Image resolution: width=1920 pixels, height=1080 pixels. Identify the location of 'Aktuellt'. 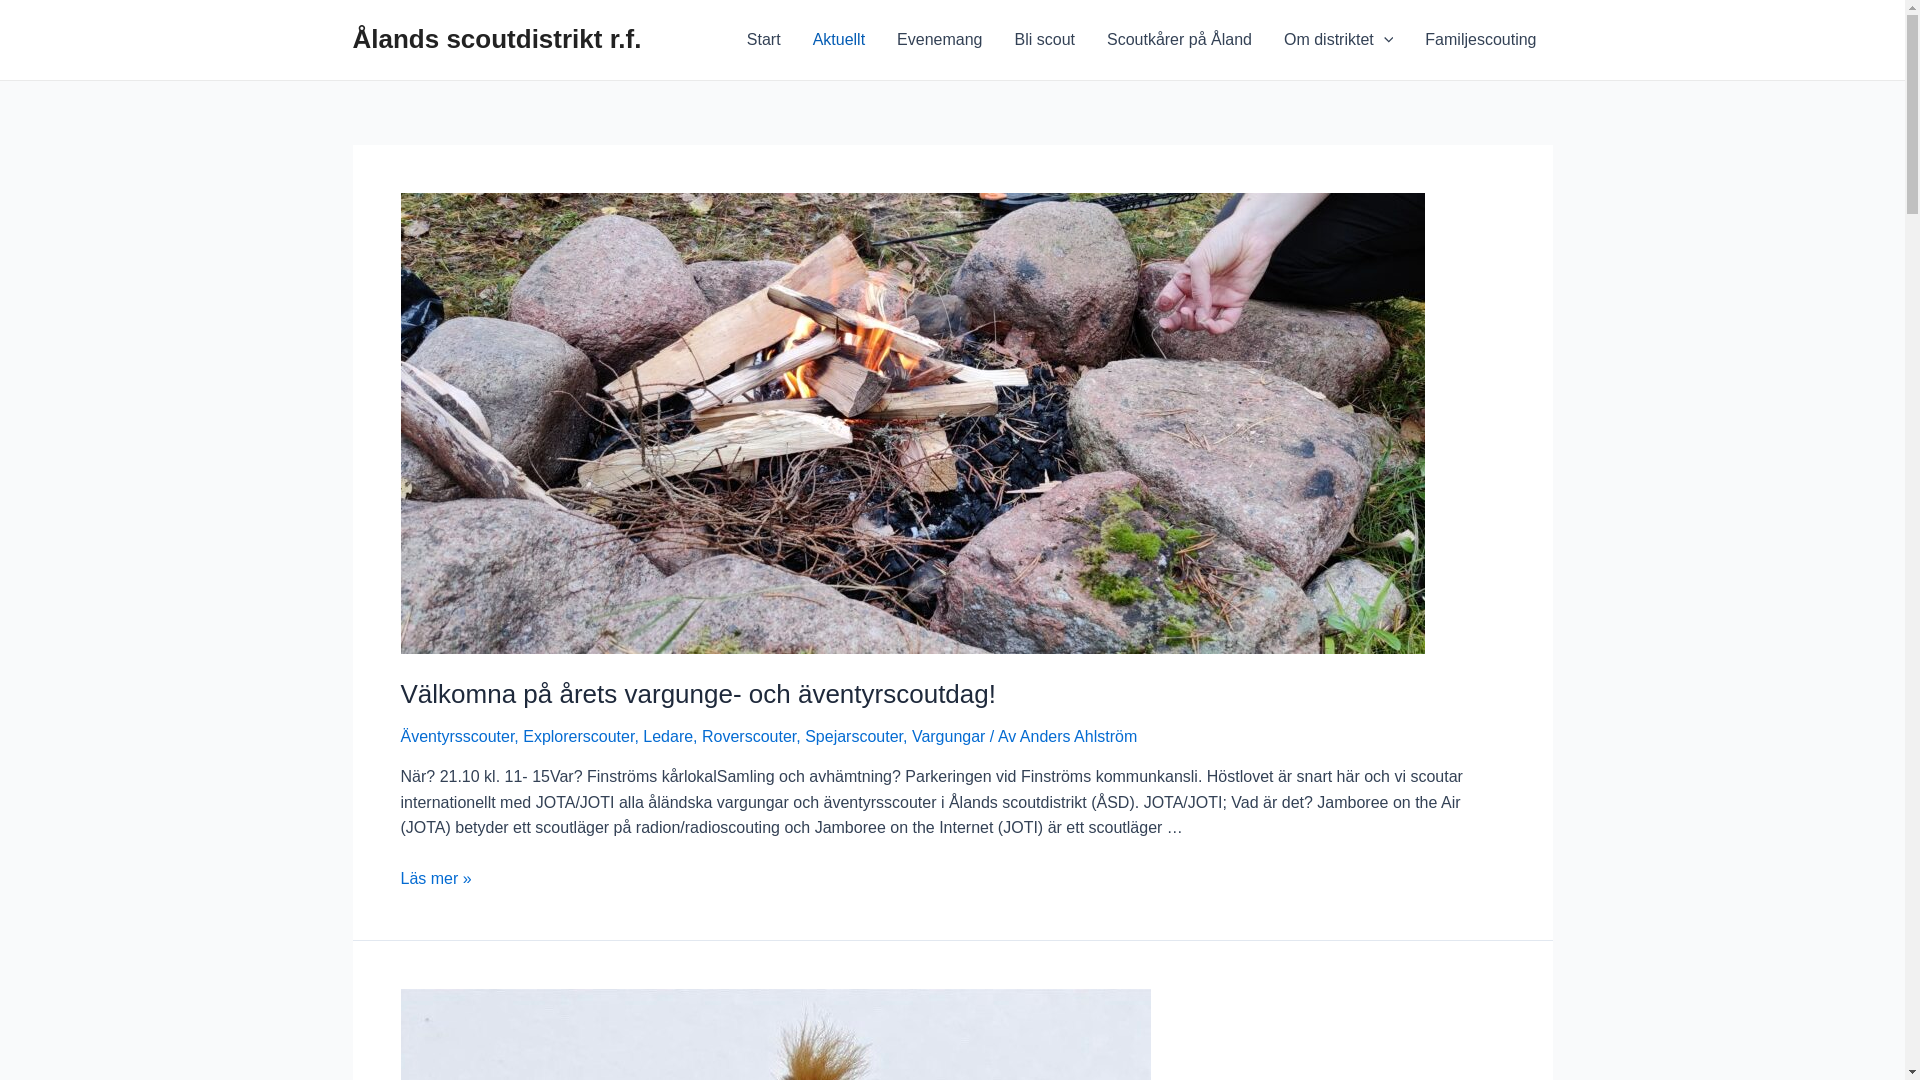
(839, 39).